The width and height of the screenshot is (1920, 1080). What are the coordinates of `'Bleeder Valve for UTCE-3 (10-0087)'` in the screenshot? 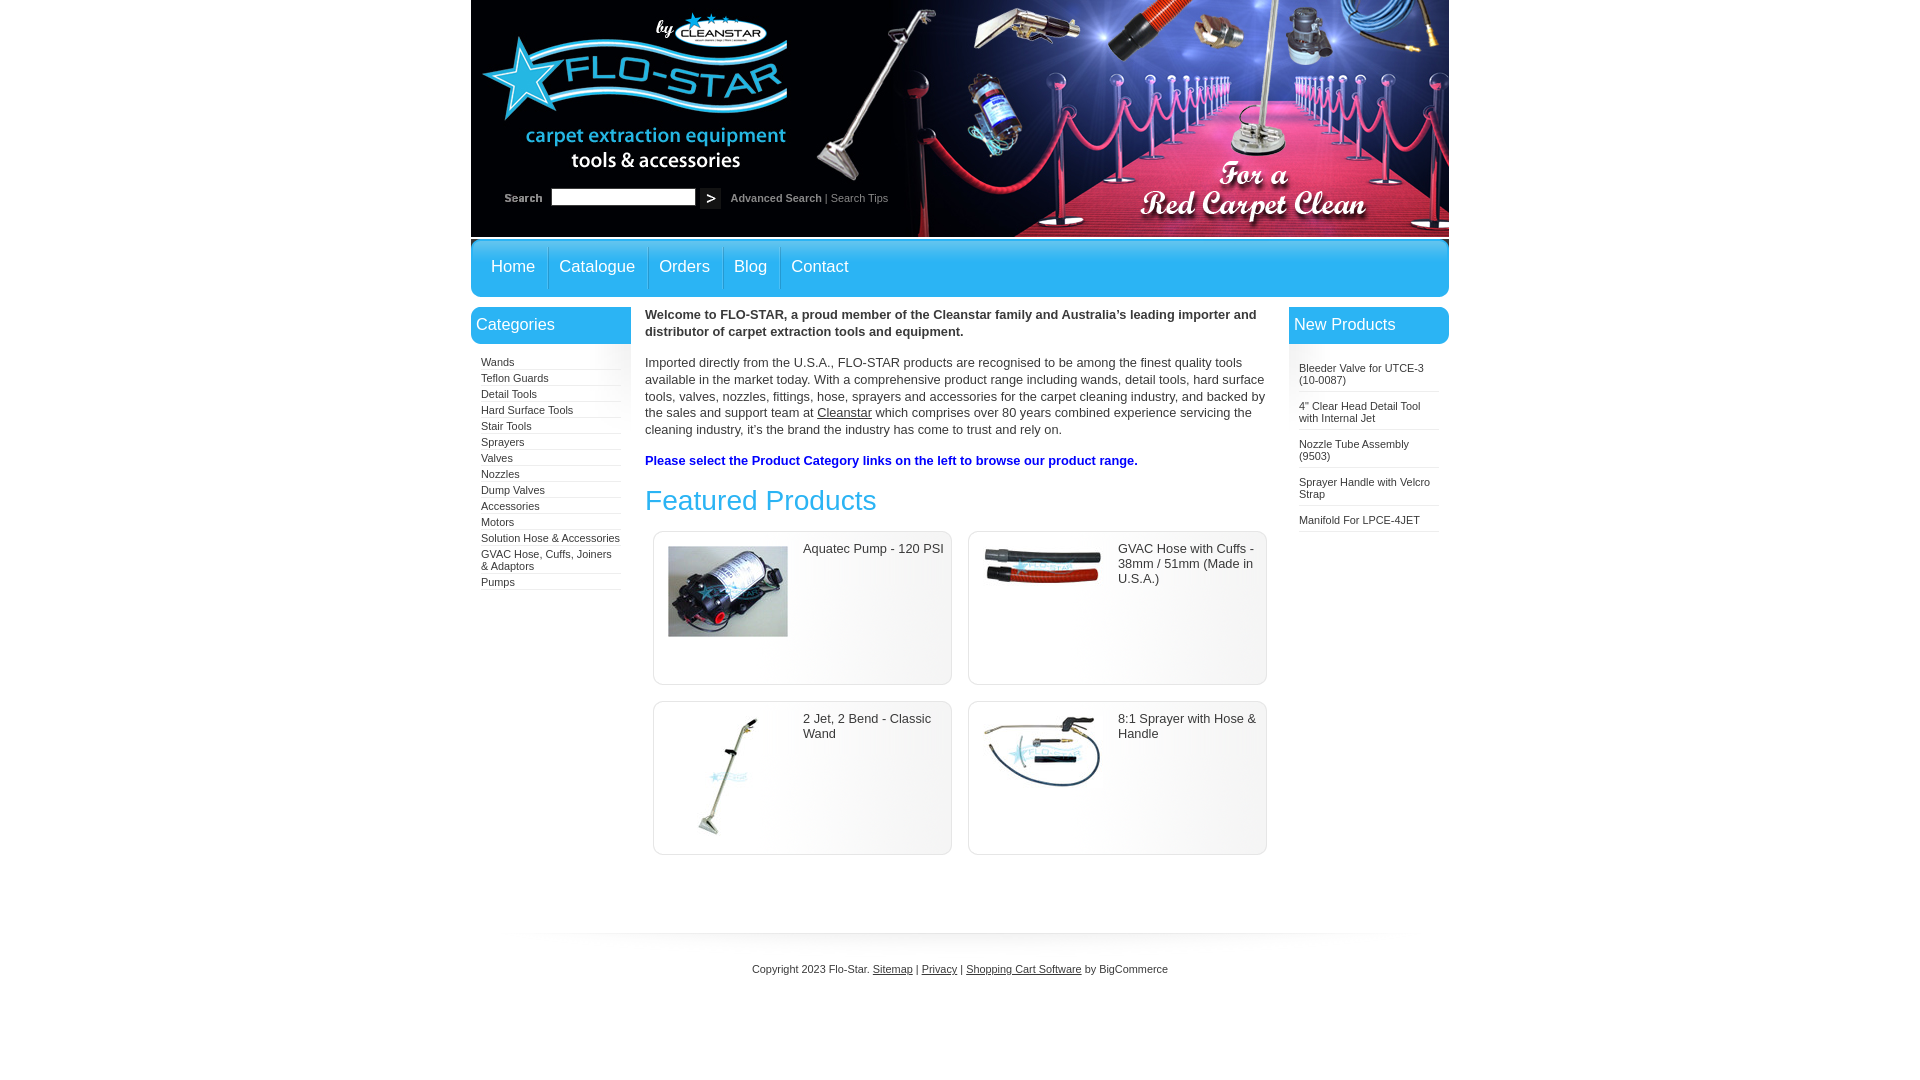 It's located at (1360, 374).